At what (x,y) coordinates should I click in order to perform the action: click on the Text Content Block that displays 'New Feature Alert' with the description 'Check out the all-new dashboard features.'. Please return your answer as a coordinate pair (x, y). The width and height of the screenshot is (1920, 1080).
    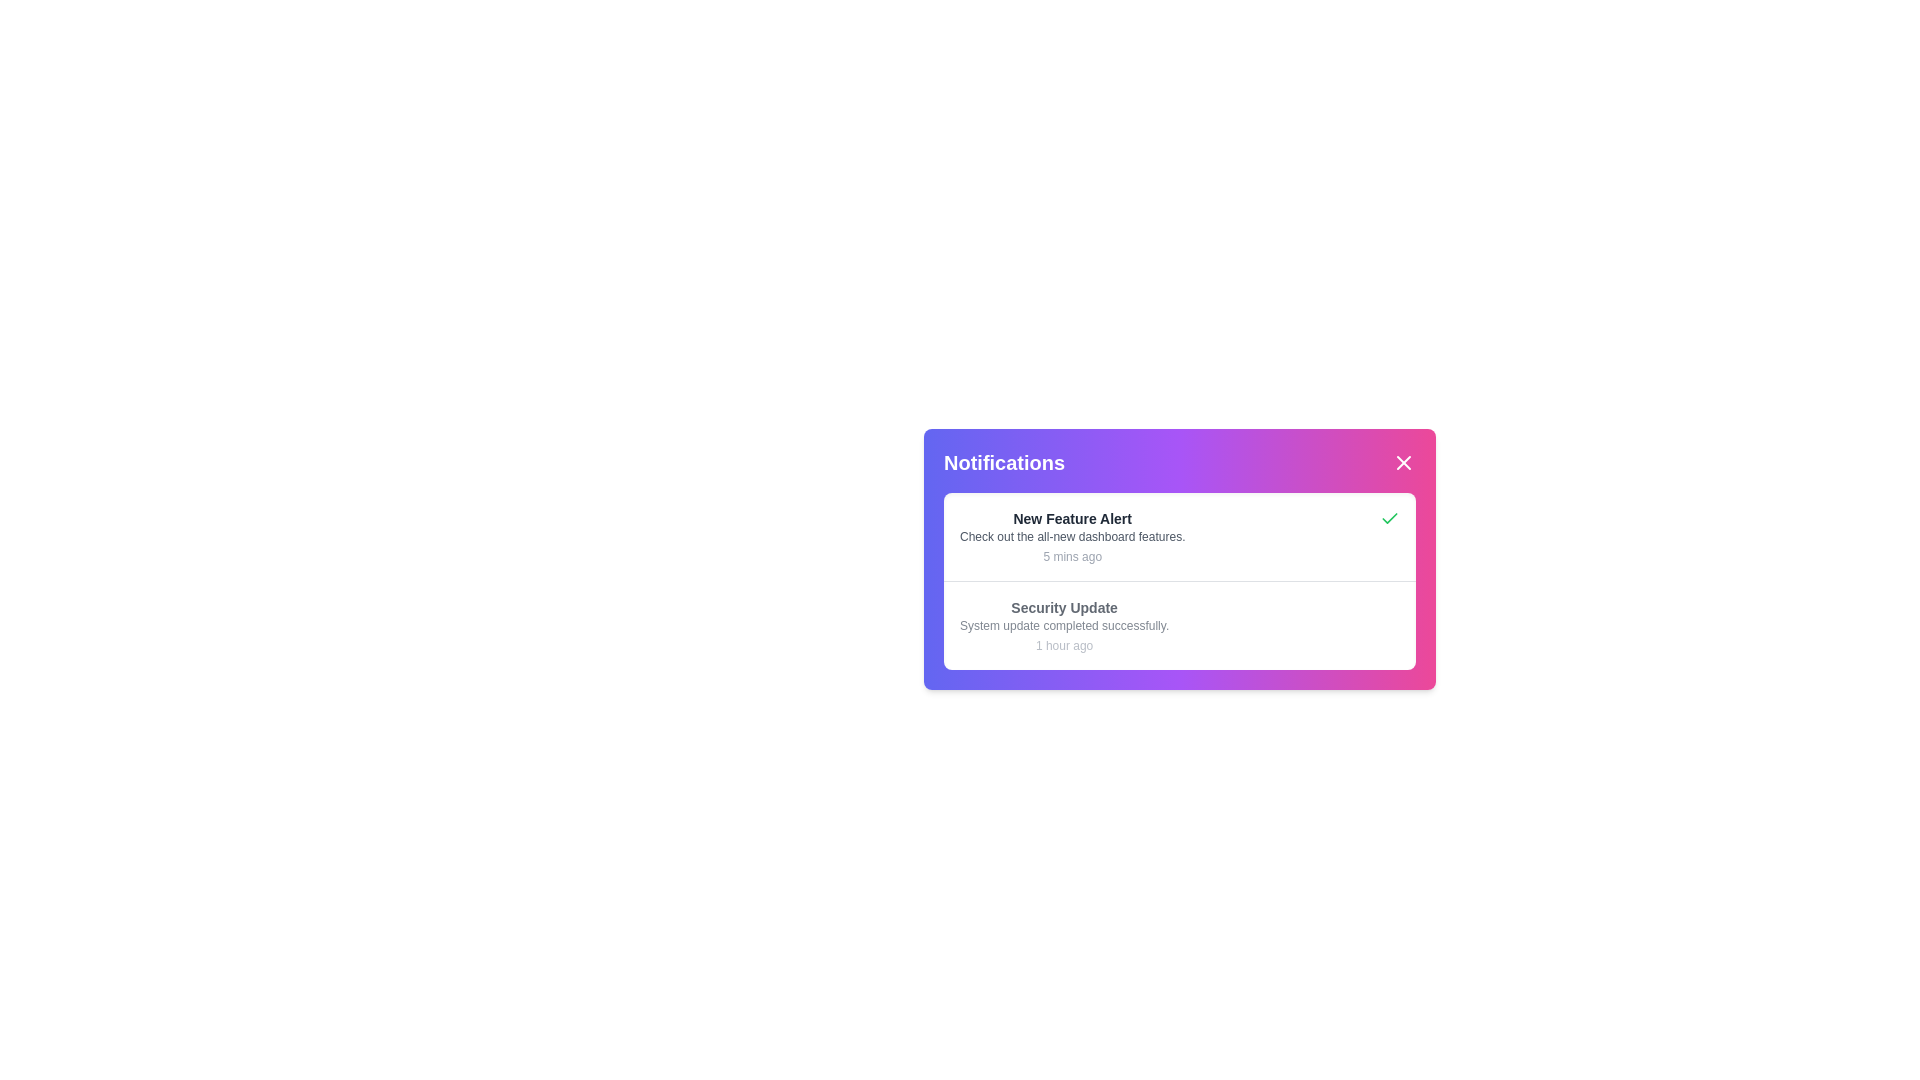
    Looking at the image, I should click on (1071, 535).